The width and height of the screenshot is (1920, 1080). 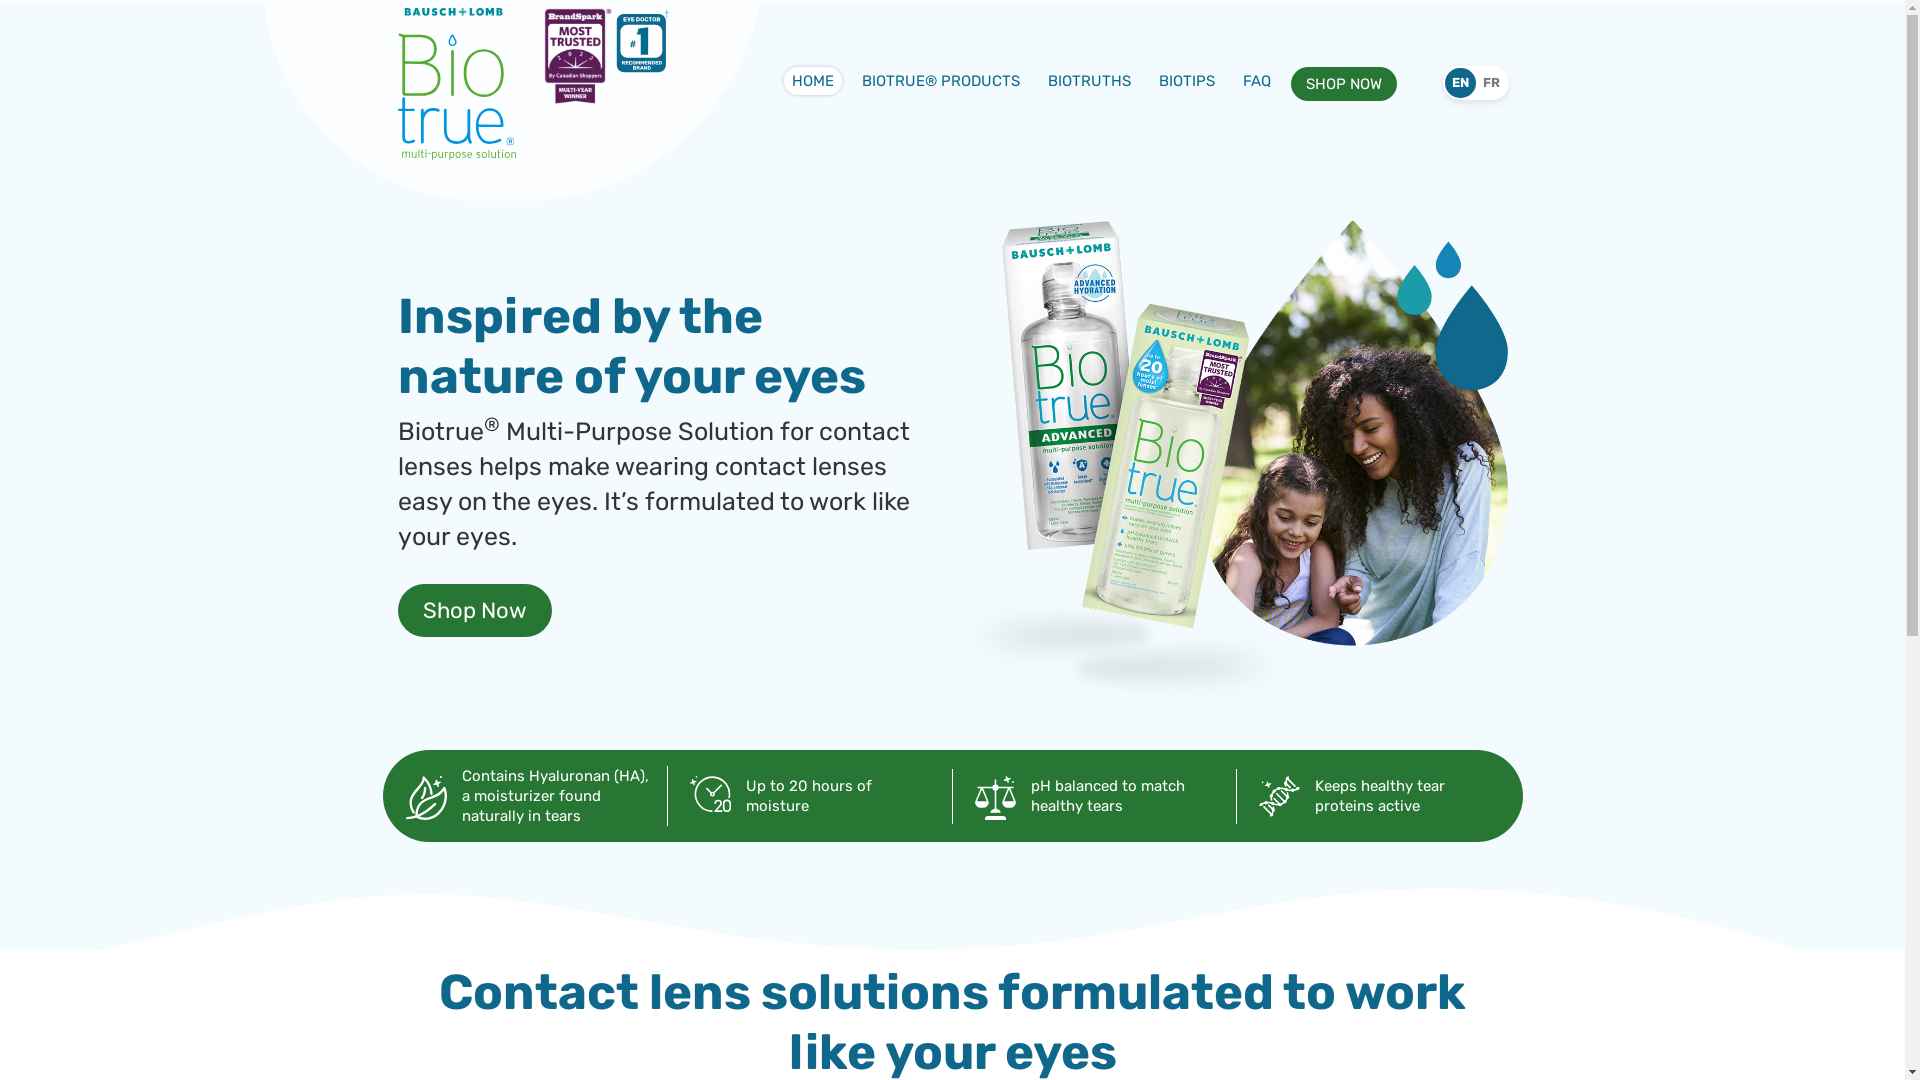 What do you see at coordinates (1491, 82) in the screenshot?
I see `'FR'` at bounding box center [1491, 82].